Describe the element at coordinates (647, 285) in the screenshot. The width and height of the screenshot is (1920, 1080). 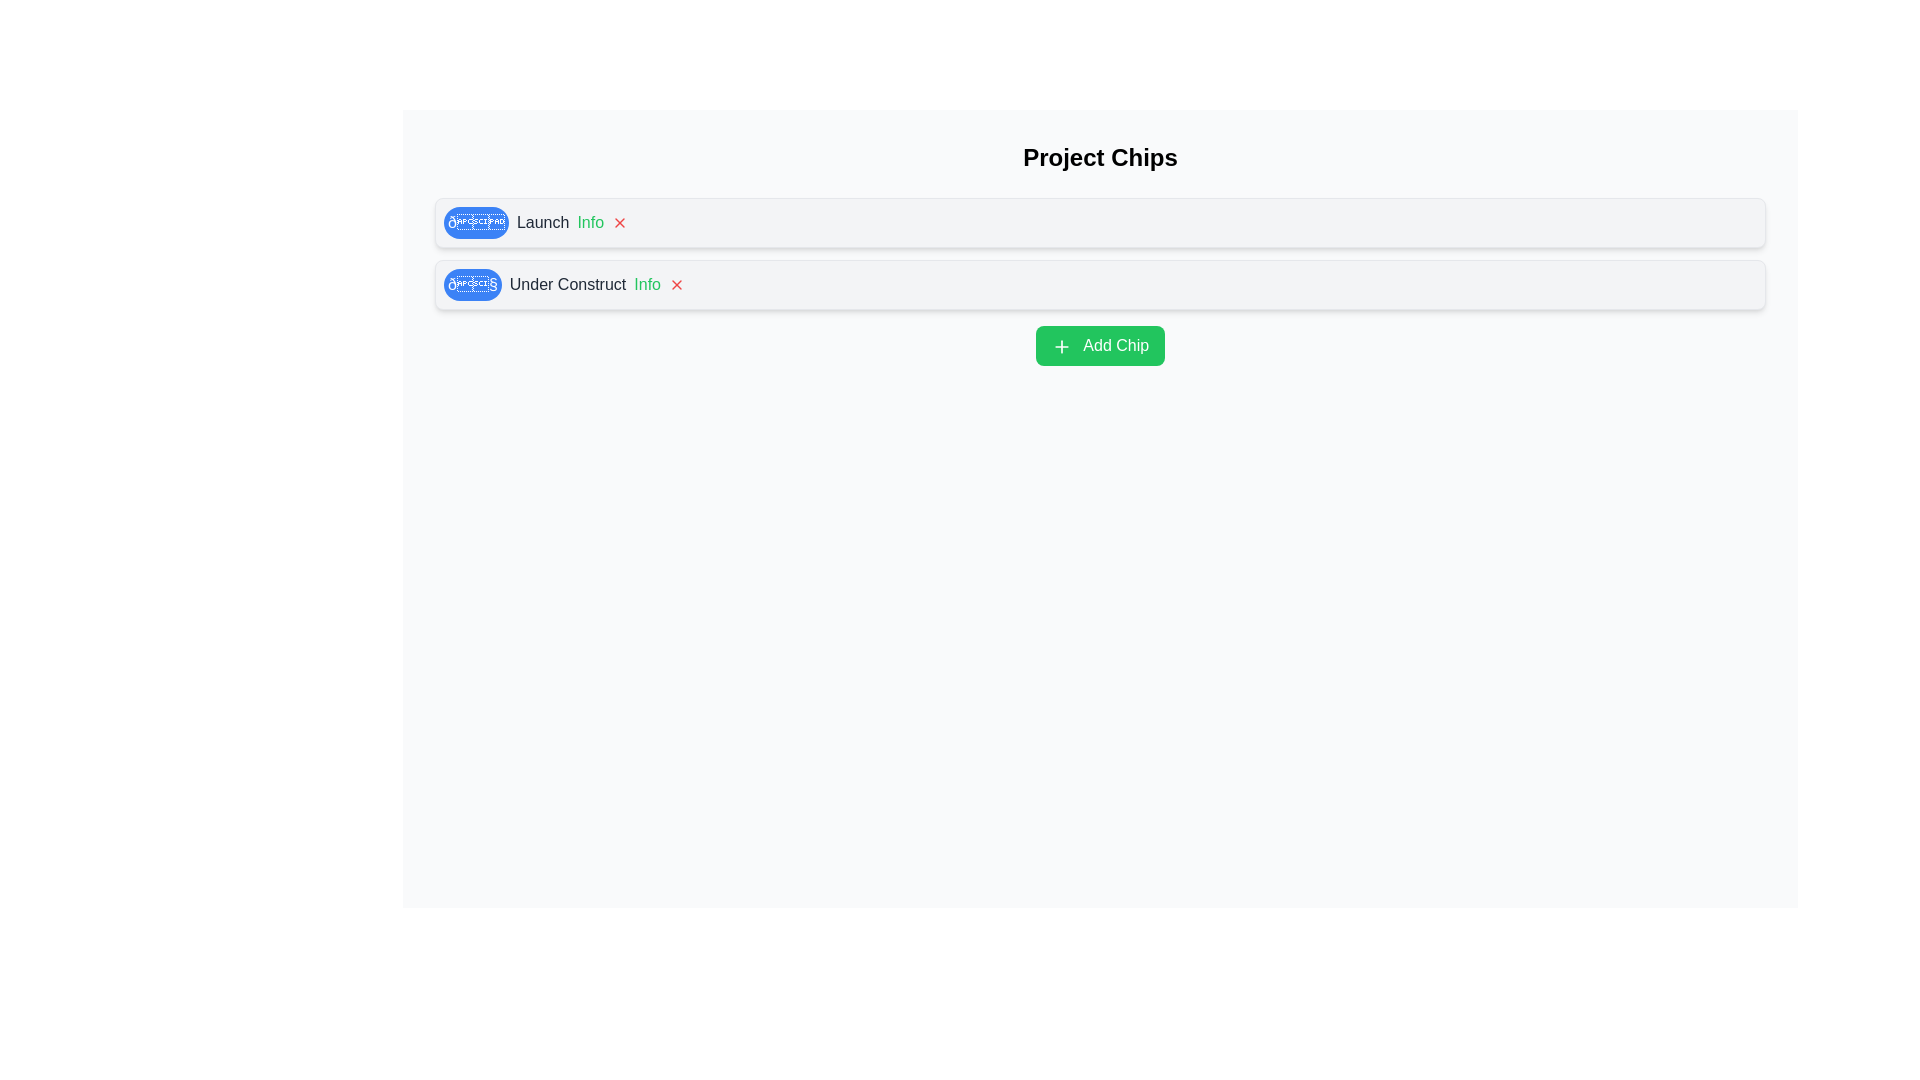
I see `'Info' button on the chip labeled Under Construct` at that location.